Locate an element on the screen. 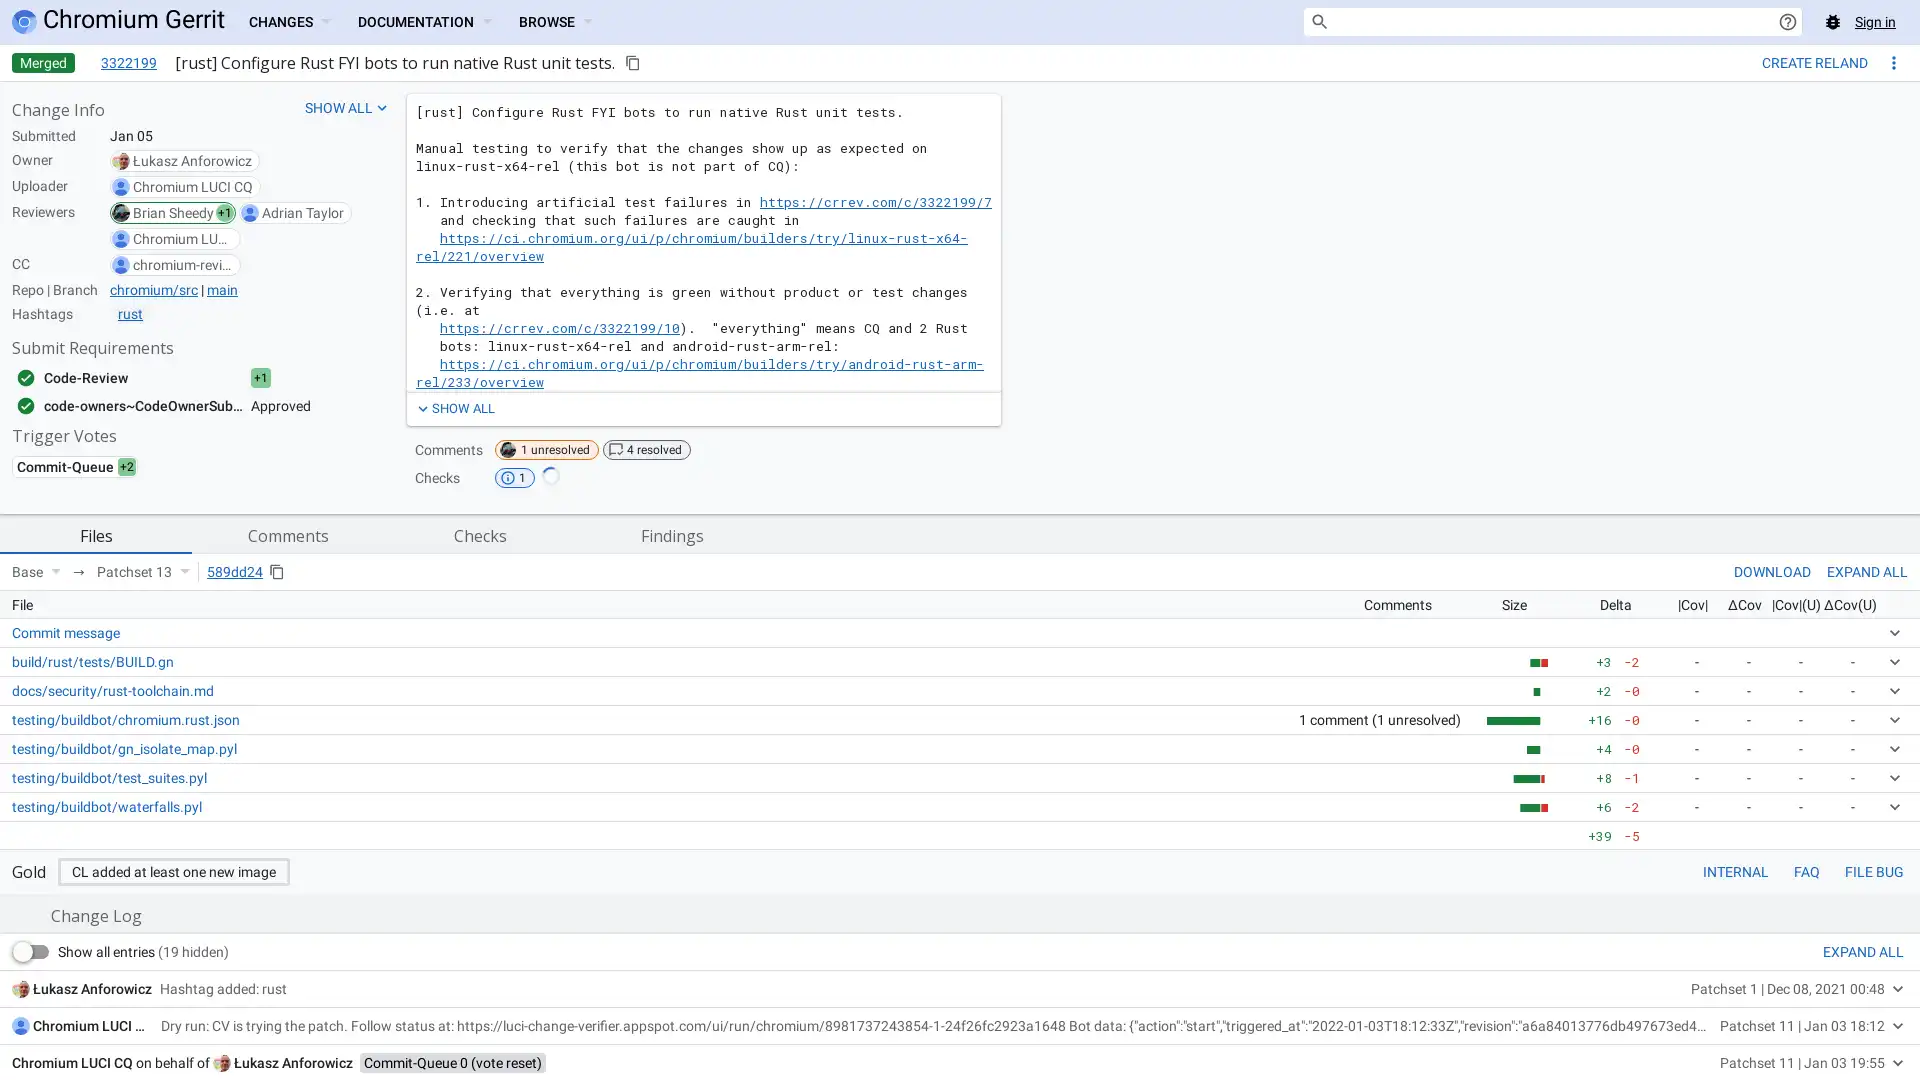  satisfied code-owners~CodeOwnerSub... Approved is located at coordinates (163, 405).